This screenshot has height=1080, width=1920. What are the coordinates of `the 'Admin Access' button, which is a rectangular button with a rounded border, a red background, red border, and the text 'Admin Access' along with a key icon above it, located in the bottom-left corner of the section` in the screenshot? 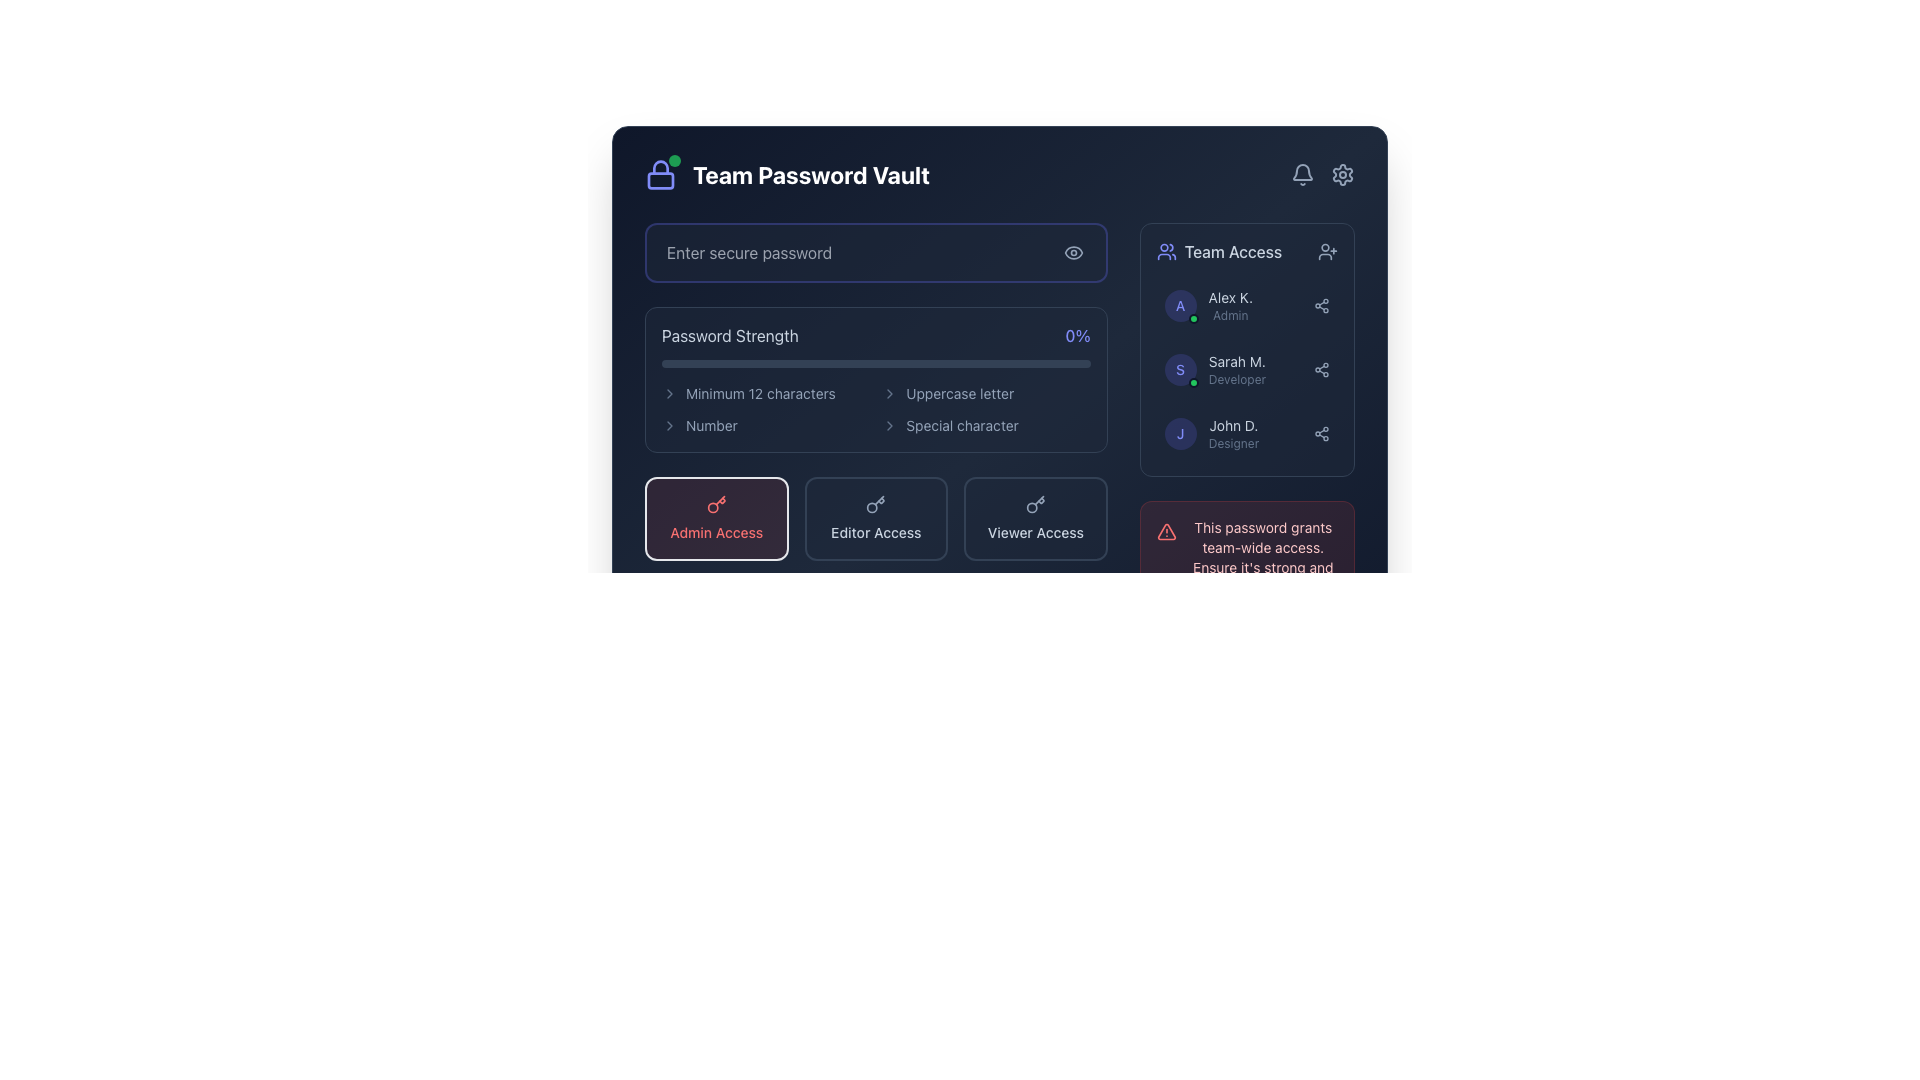 It's located at (716, 518).